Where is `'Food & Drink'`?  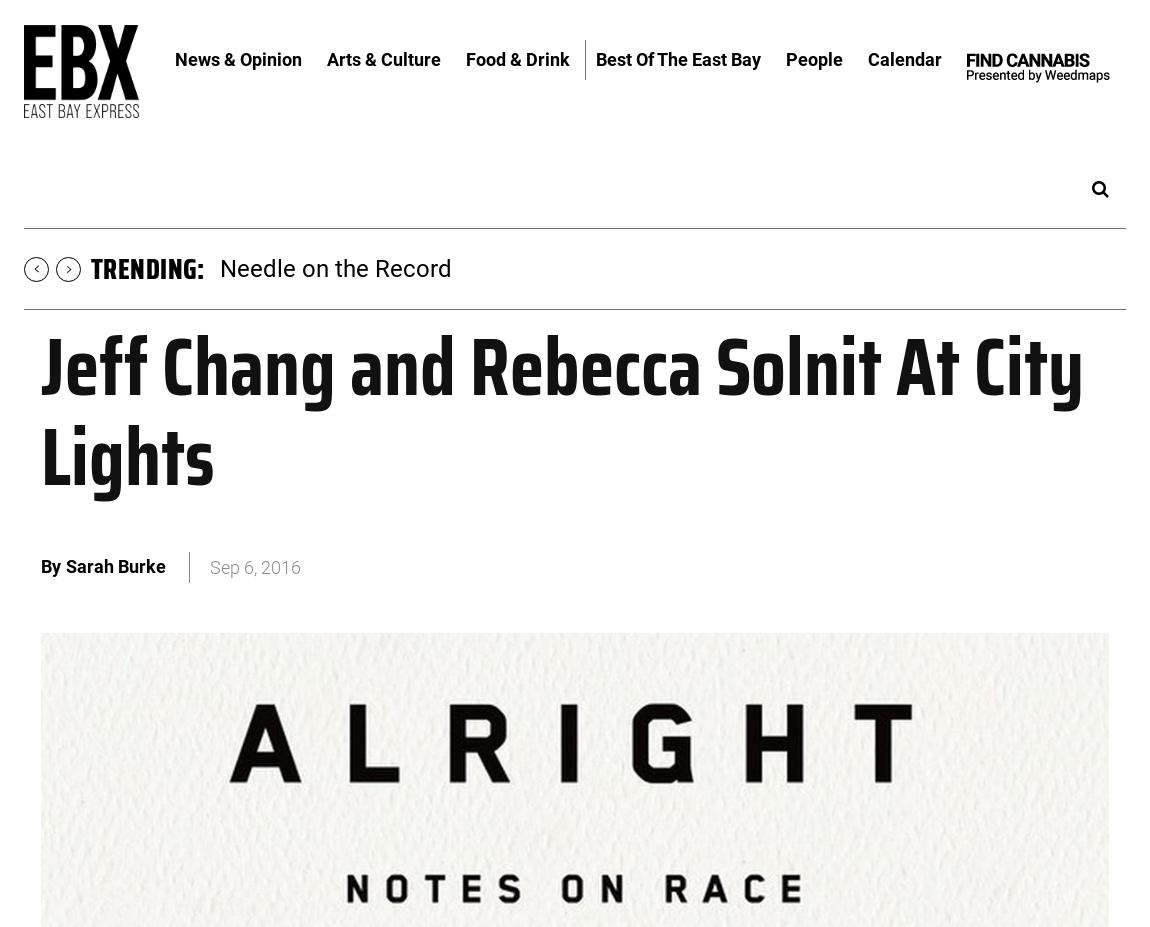 'Food & Drink' is located at coordinates (517, 57).